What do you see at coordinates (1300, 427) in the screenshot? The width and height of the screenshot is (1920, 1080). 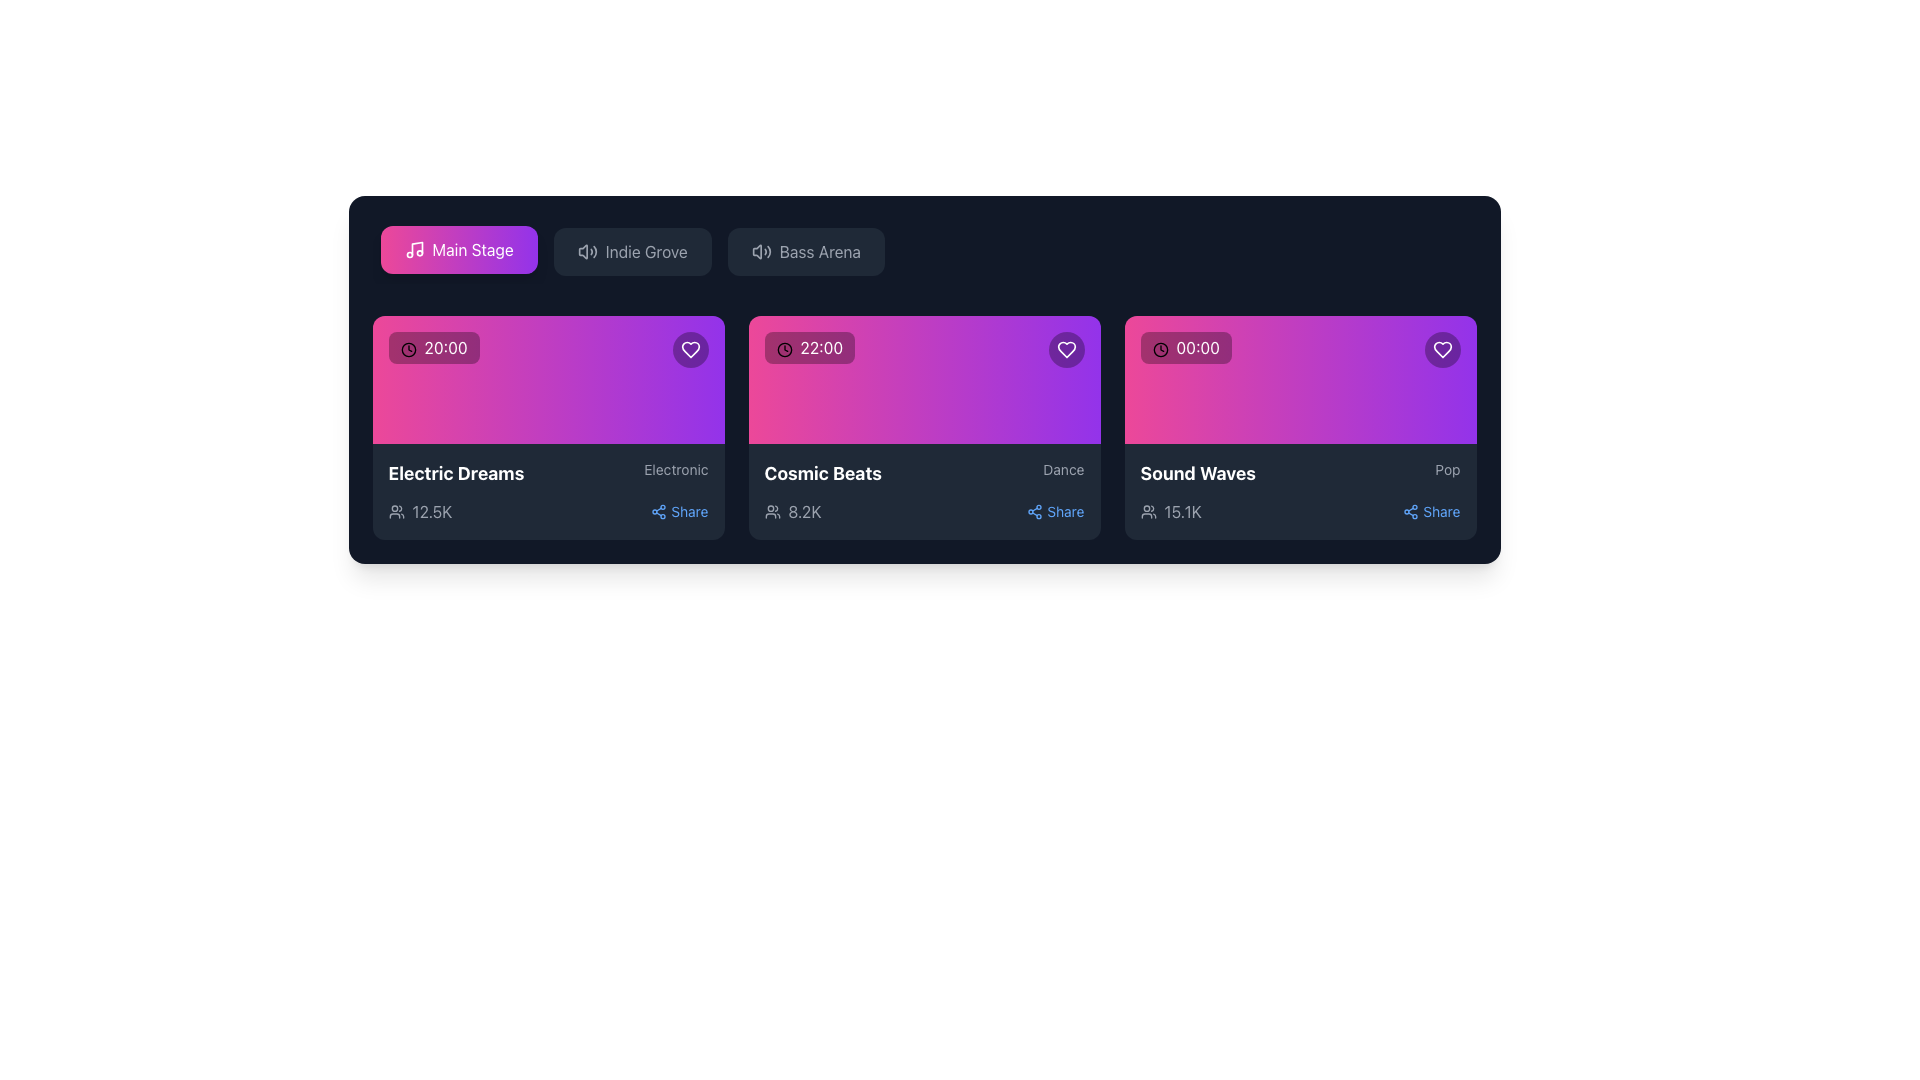 I see `the Information Card that provides details about a music track, located as the third card in a grid, adjacent to 'Cosmic Beats'` at bounding box center [1300, 427].